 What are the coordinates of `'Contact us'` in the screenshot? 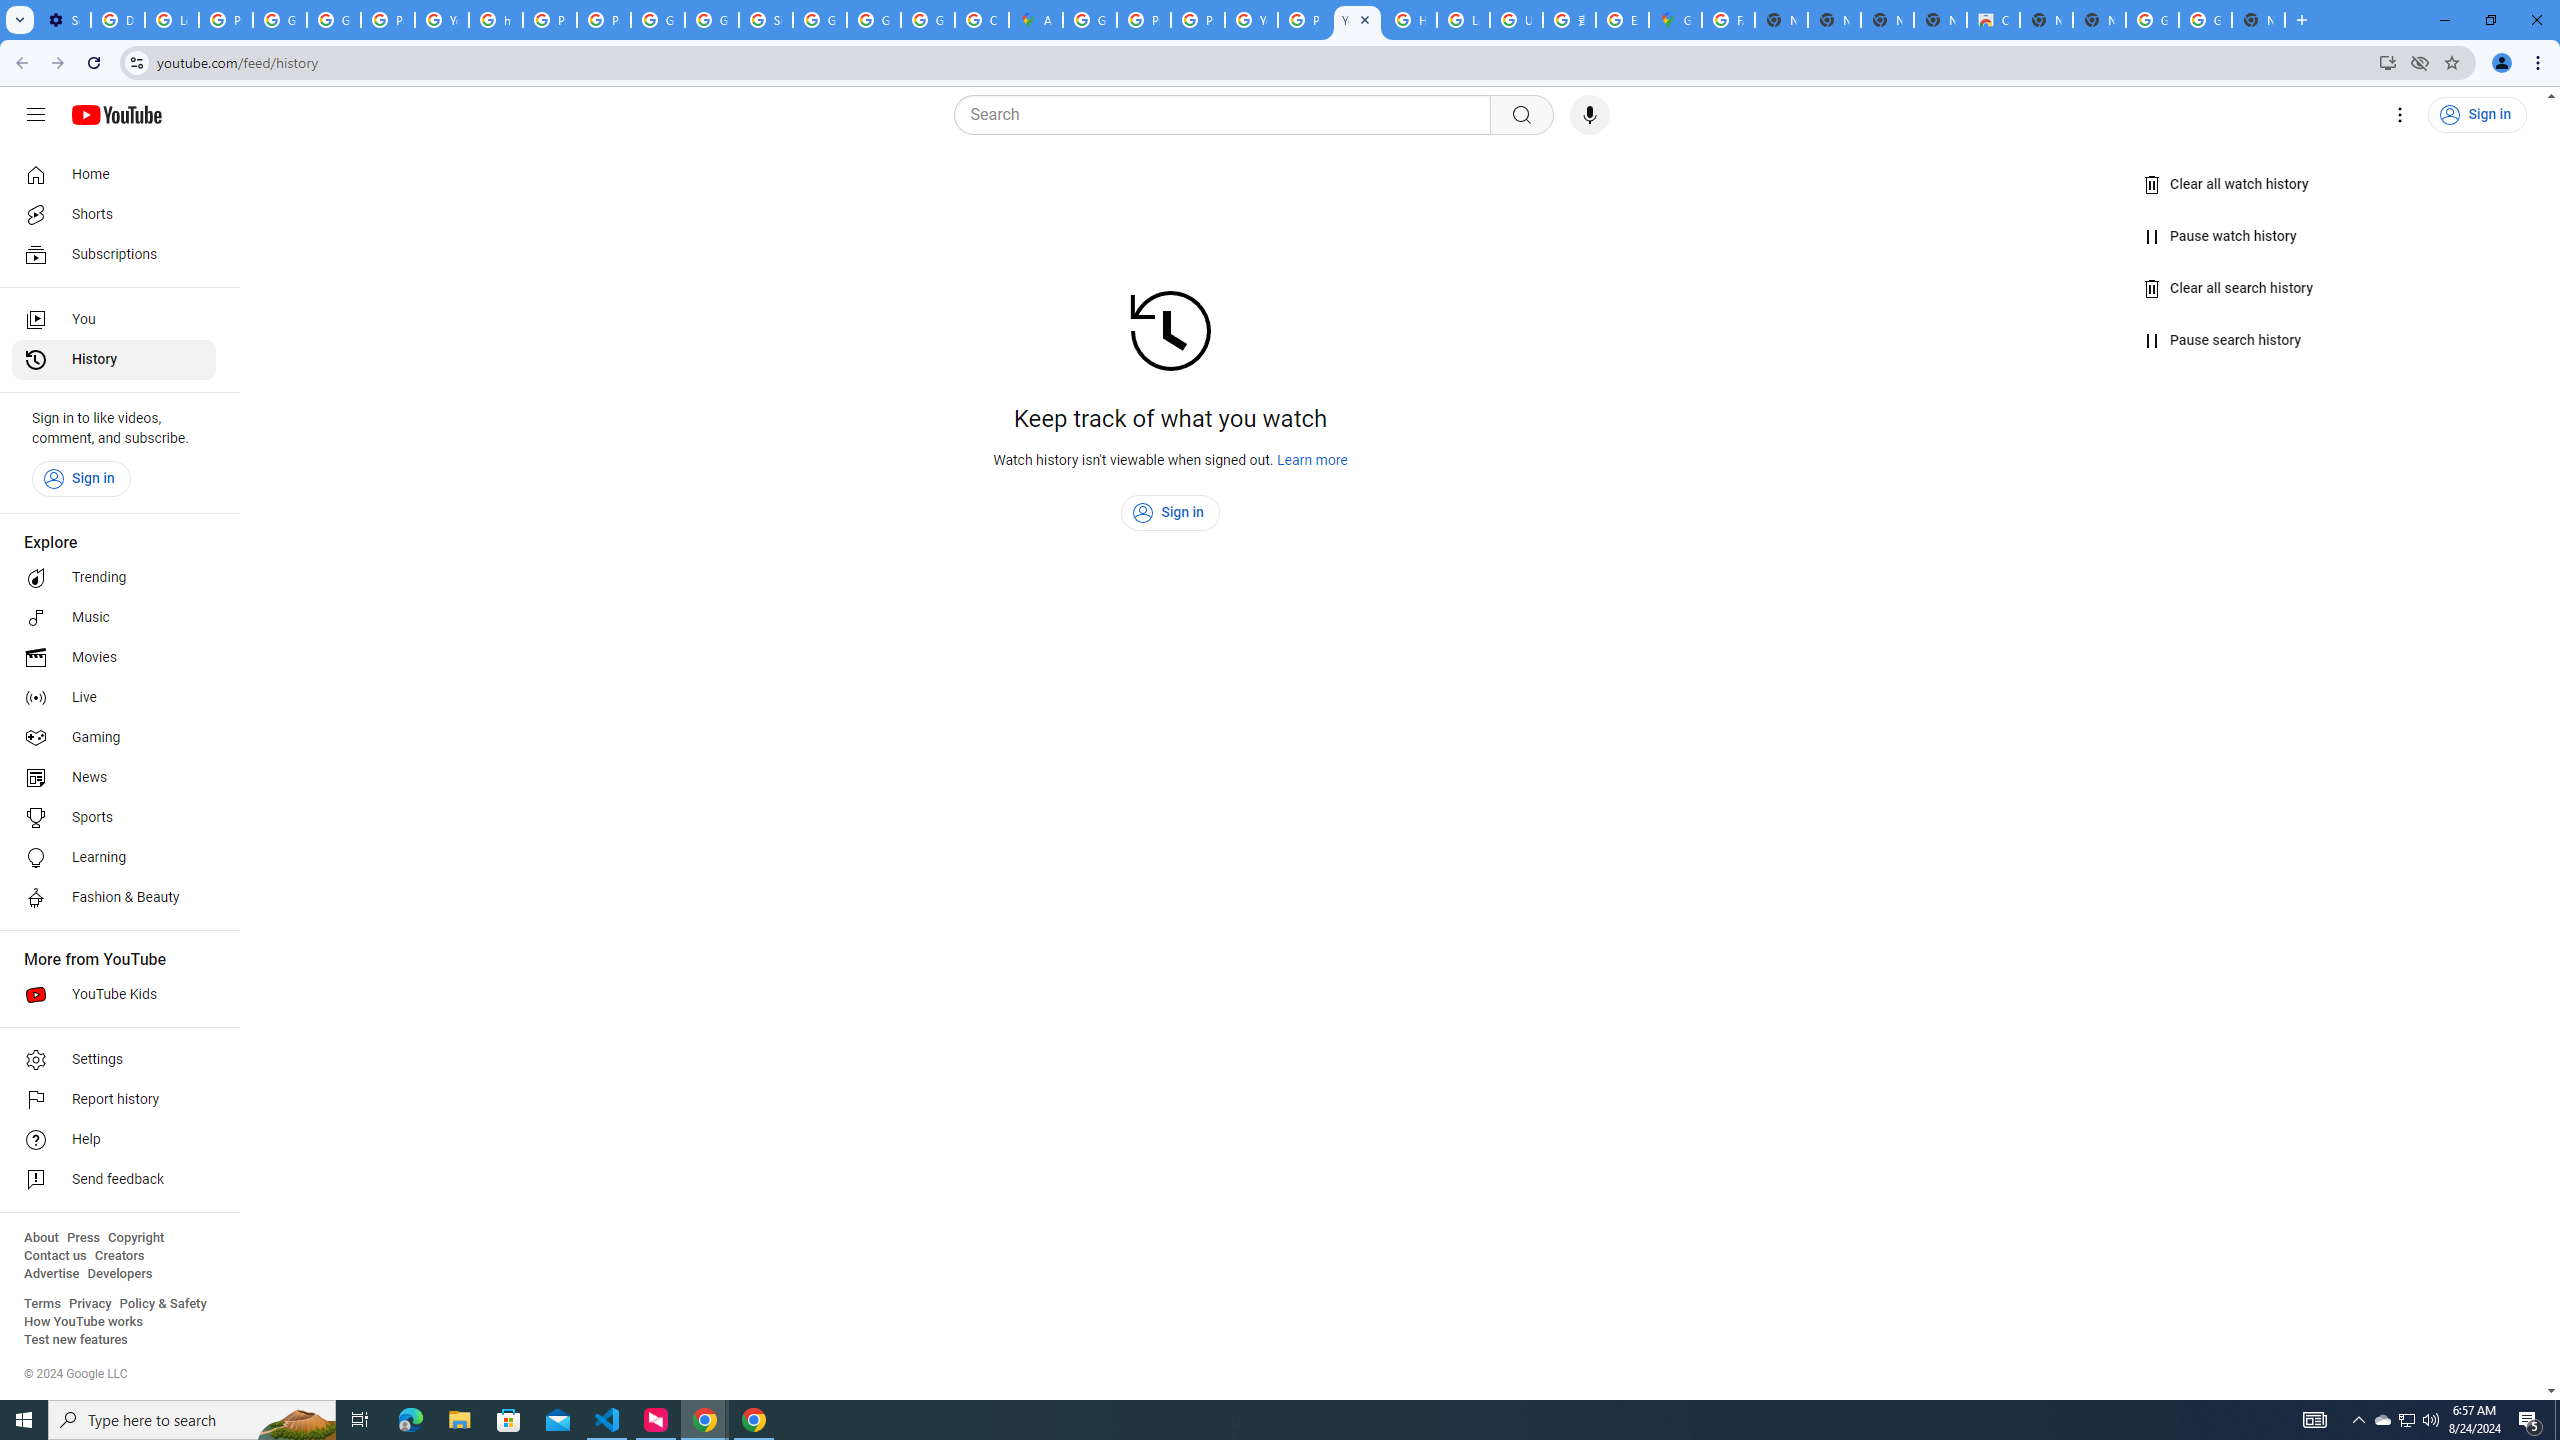 It's located at (54, 1255).